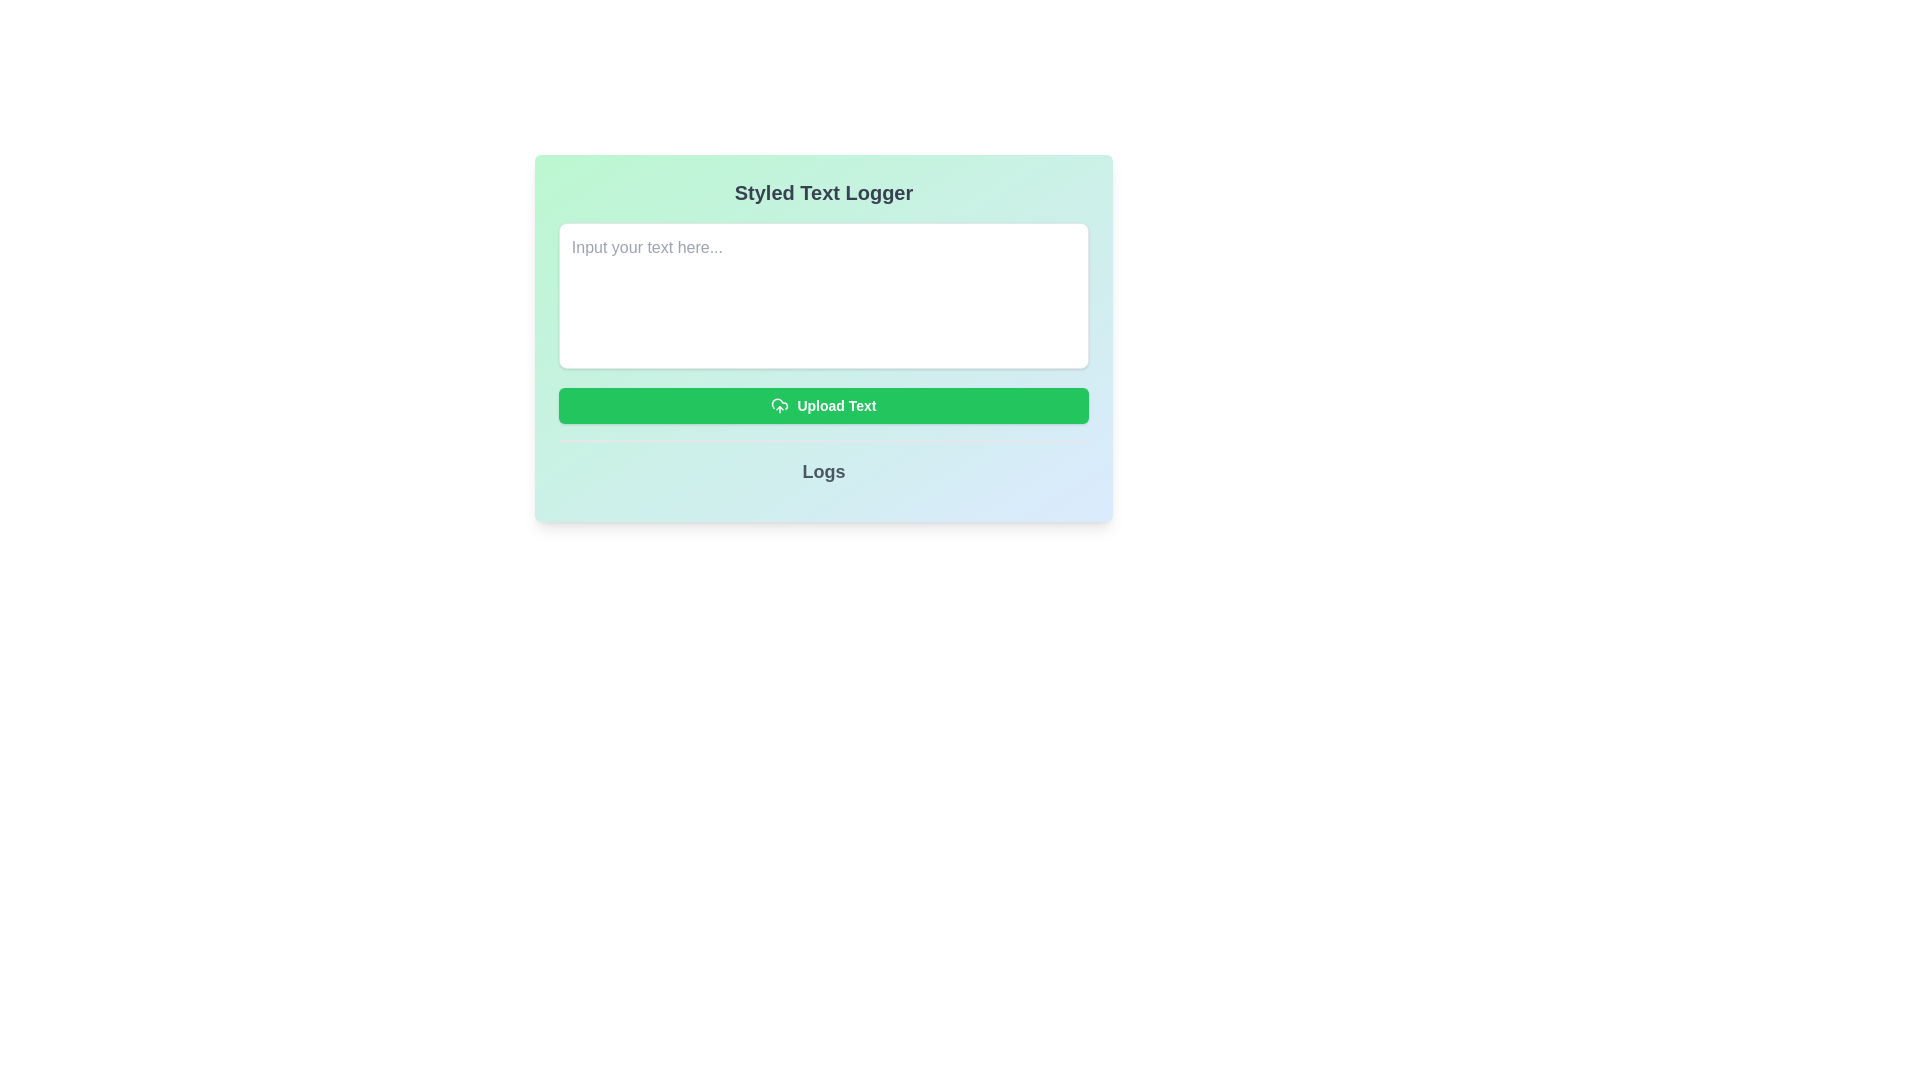 The height and width of the screenshot is (1080, 1920). I want to click on the cloud-upload icon located inside the green 'Upload Text' button, so click(779, 405).